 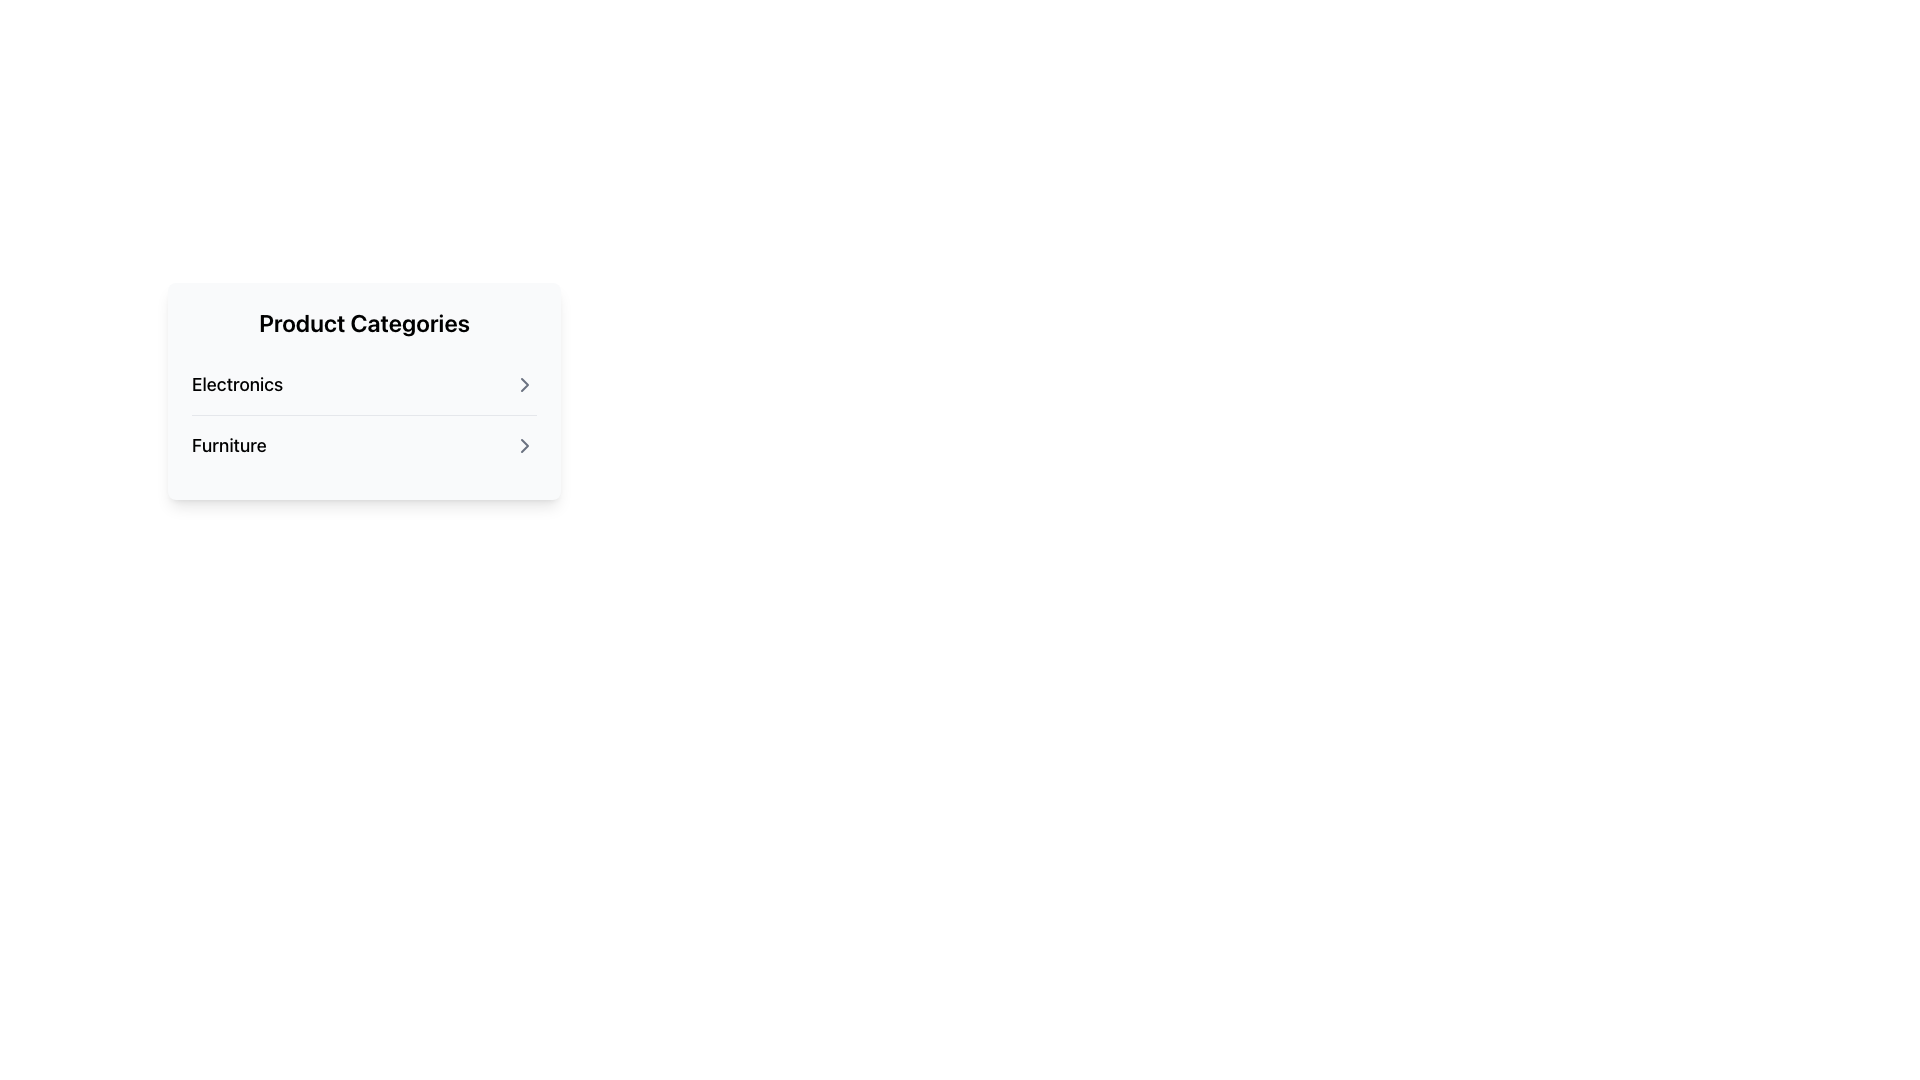 What do you see at coordinates (229, 445) in the screenshot?
I see `the 'Furniture' text label, which is located in the bottom row of a list within a white card labeled 'Product Categories'` at bounding box center [229, 445].